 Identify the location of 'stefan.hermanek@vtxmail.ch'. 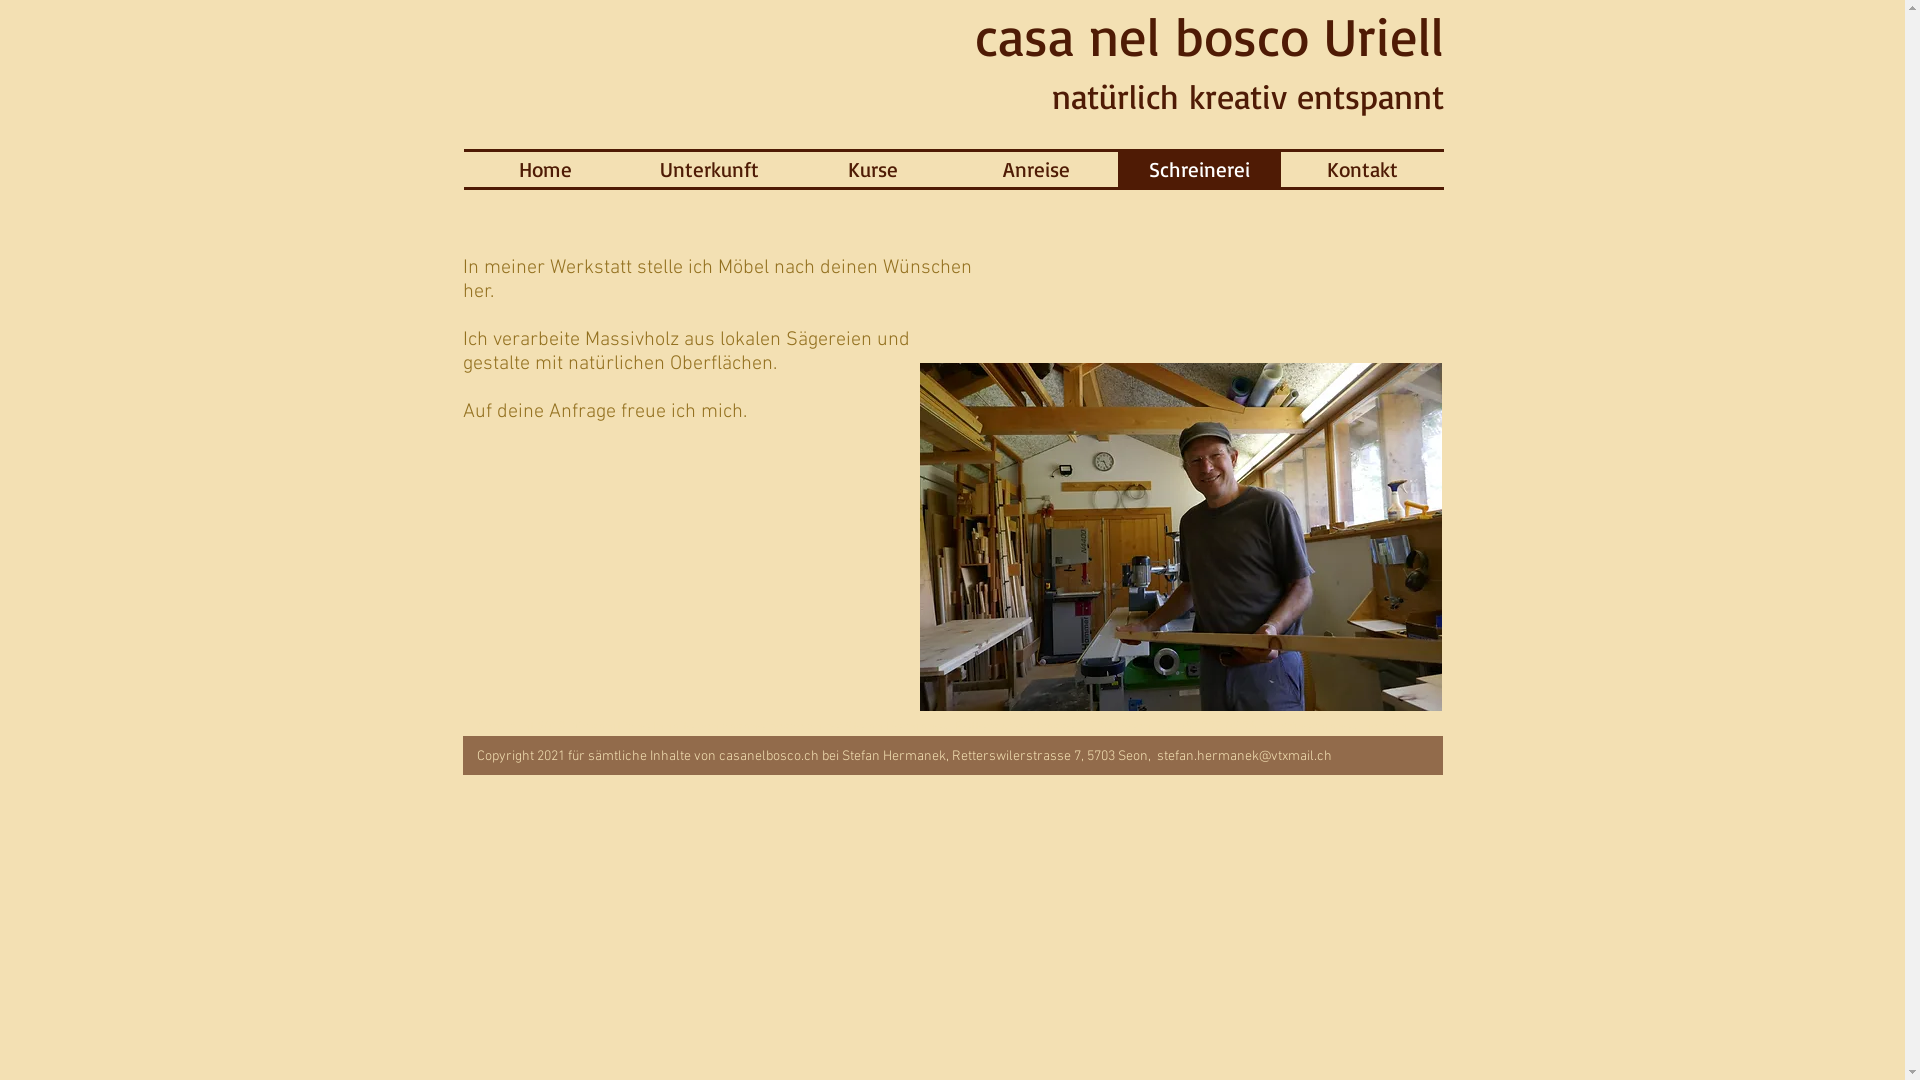
(1242, 756).